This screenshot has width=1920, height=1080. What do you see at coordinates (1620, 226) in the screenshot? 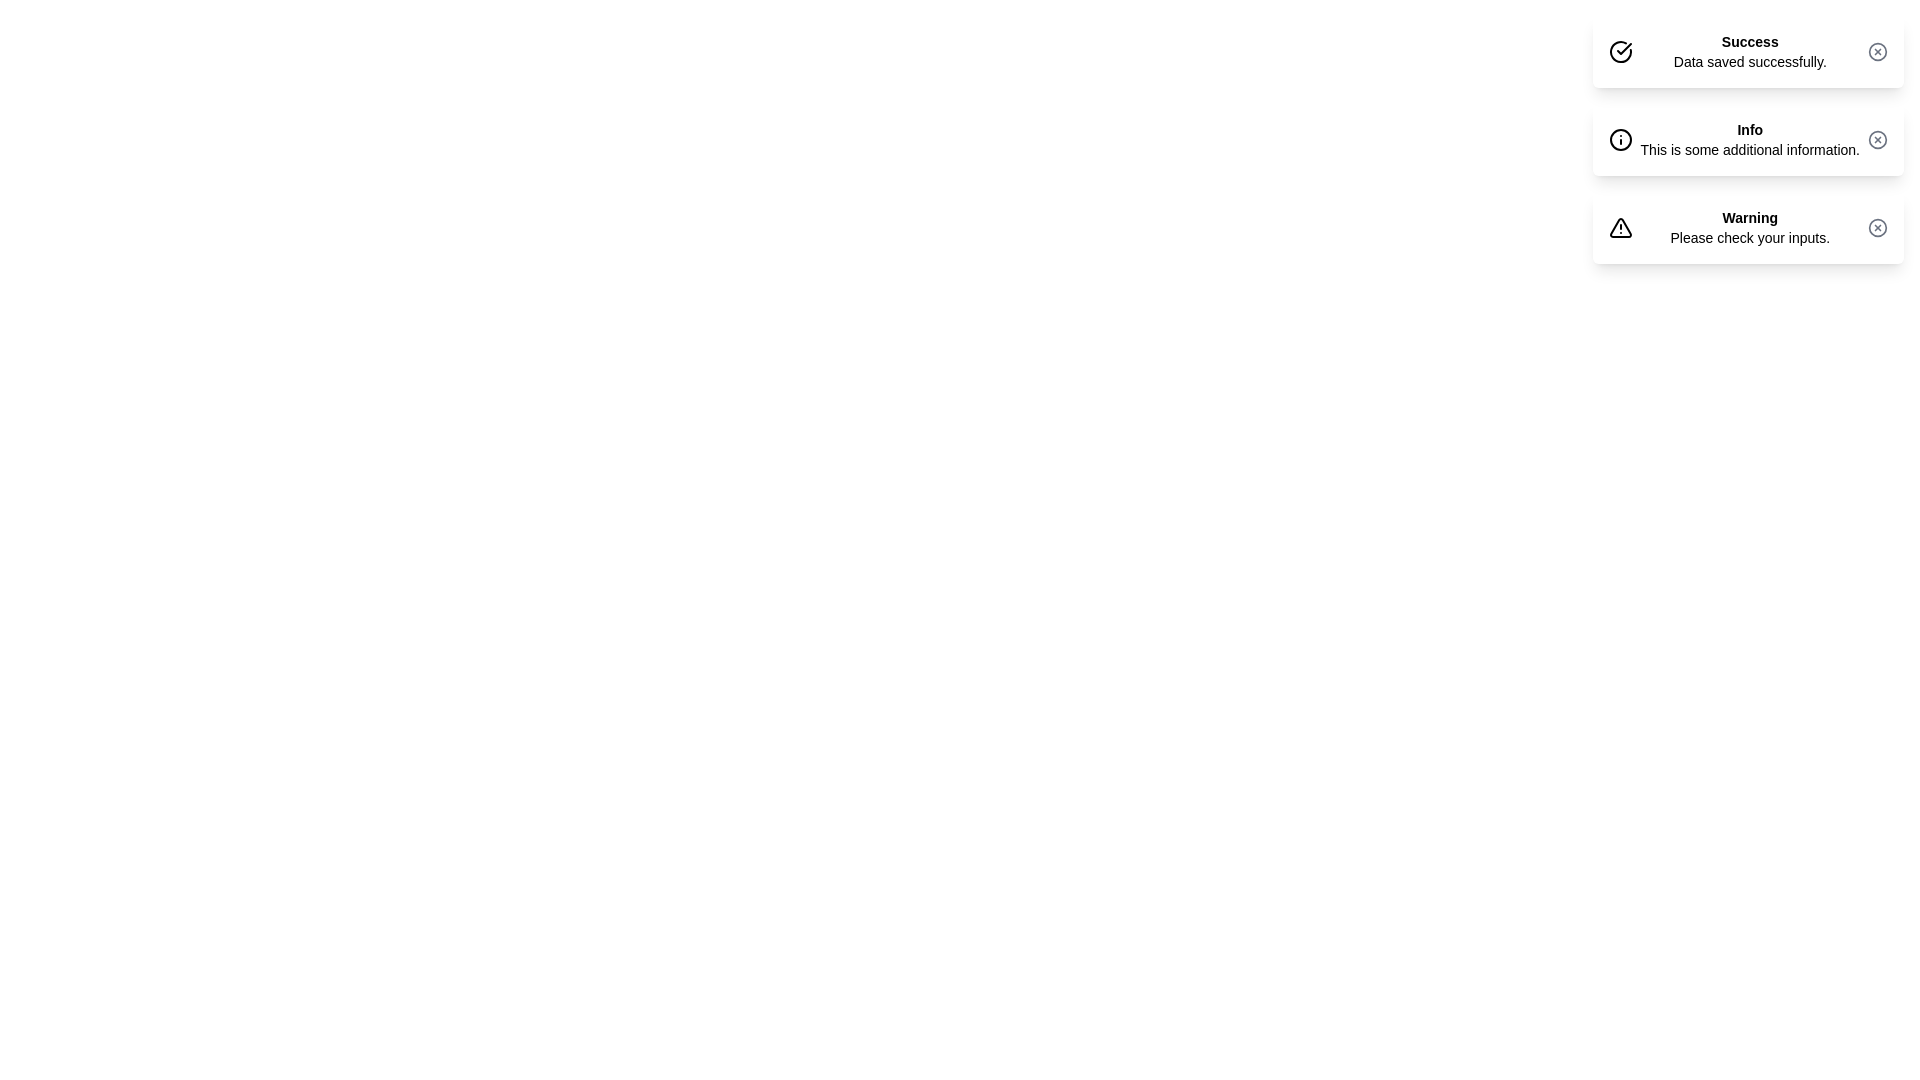
I see `the warning icon located to the left of the text content in the vertically arranged list of notifications` at bounding box center [1620, 226].